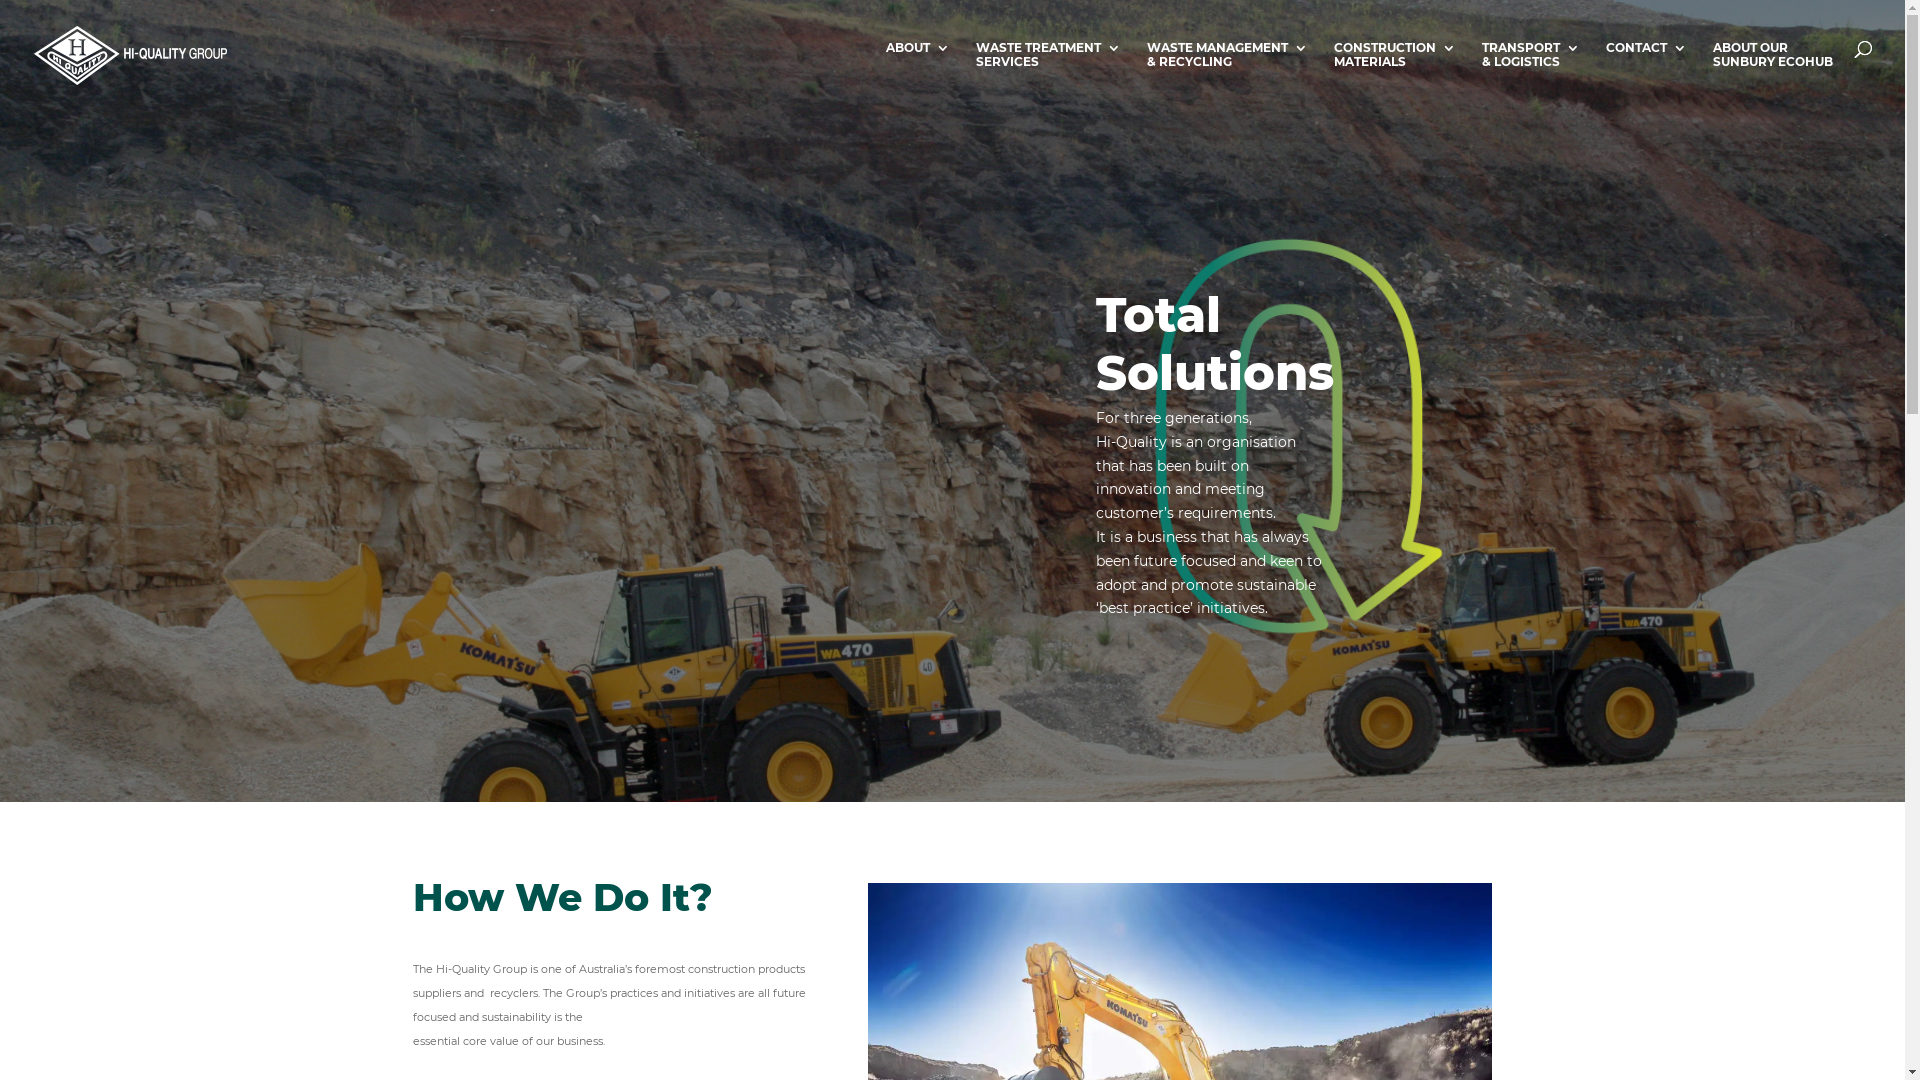  What do you see at coordinates (1772, 74) in the screenshot?
I see `'ABOUT OUR` at bounding box center [1772, 74].